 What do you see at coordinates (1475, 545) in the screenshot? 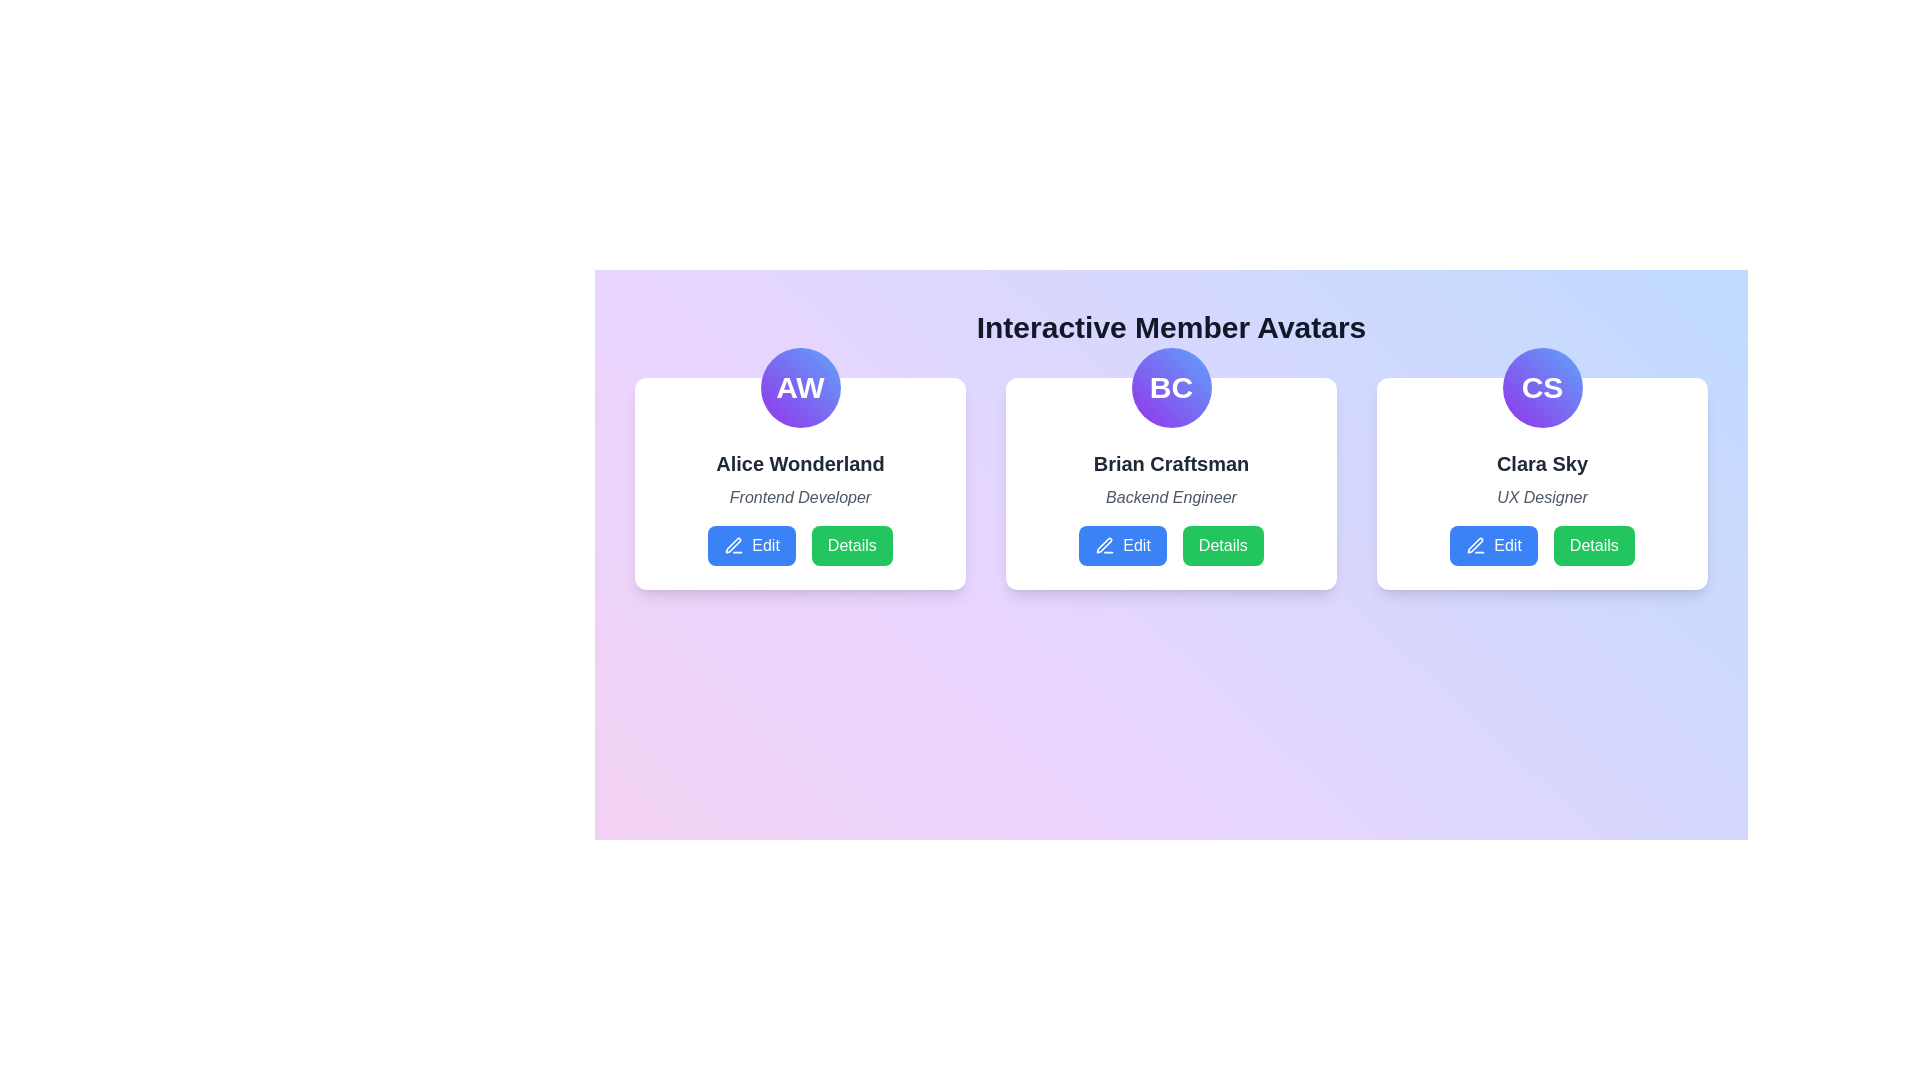
I see `the small pen icon located within the blue 'Edit' button of the 'Clara Sky' card to invoke the edit function` at bounding box center [1475, 545].